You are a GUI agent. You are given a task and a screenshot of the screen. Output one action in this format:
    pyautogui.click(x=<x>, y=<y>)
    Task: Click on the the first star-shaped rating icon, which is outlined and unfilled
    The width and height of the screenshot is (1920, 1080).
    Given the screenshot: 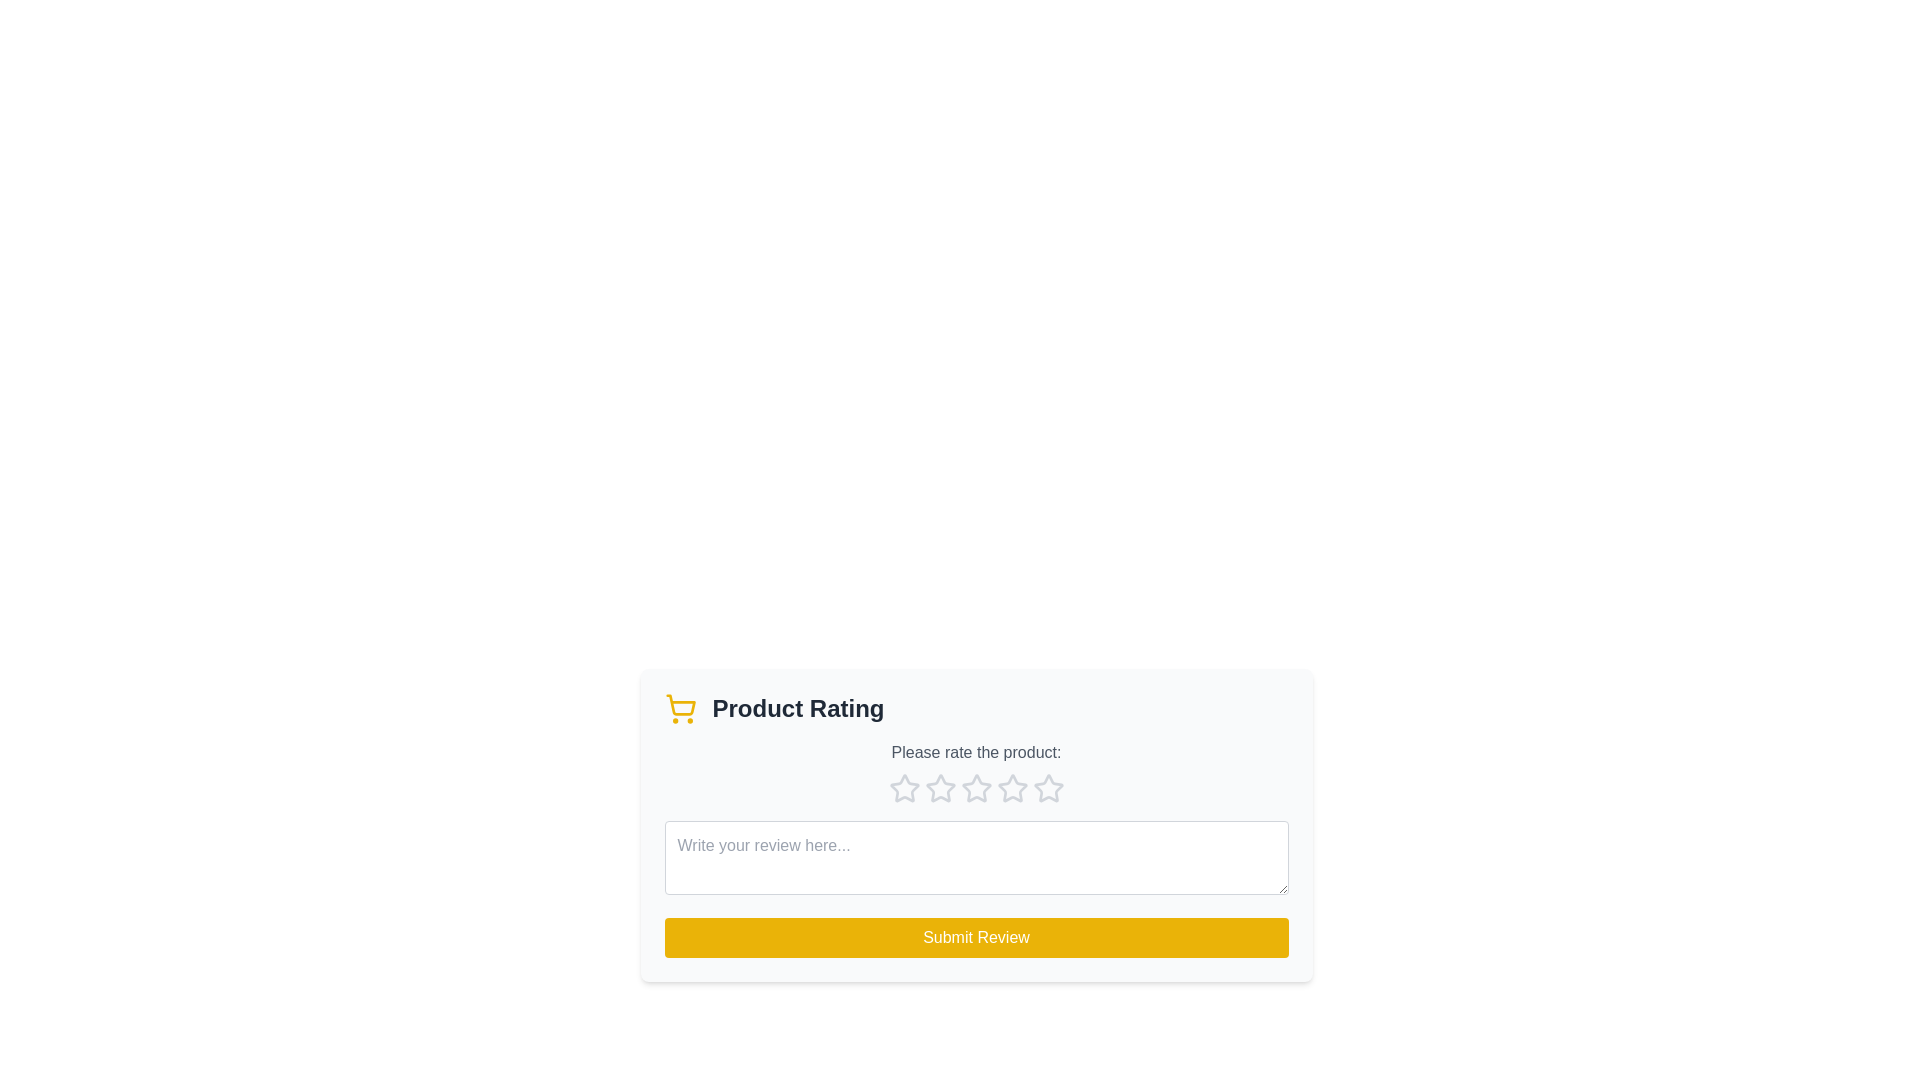 What is the action you would take?
    pyautogui.click(x=903, y=787)
    